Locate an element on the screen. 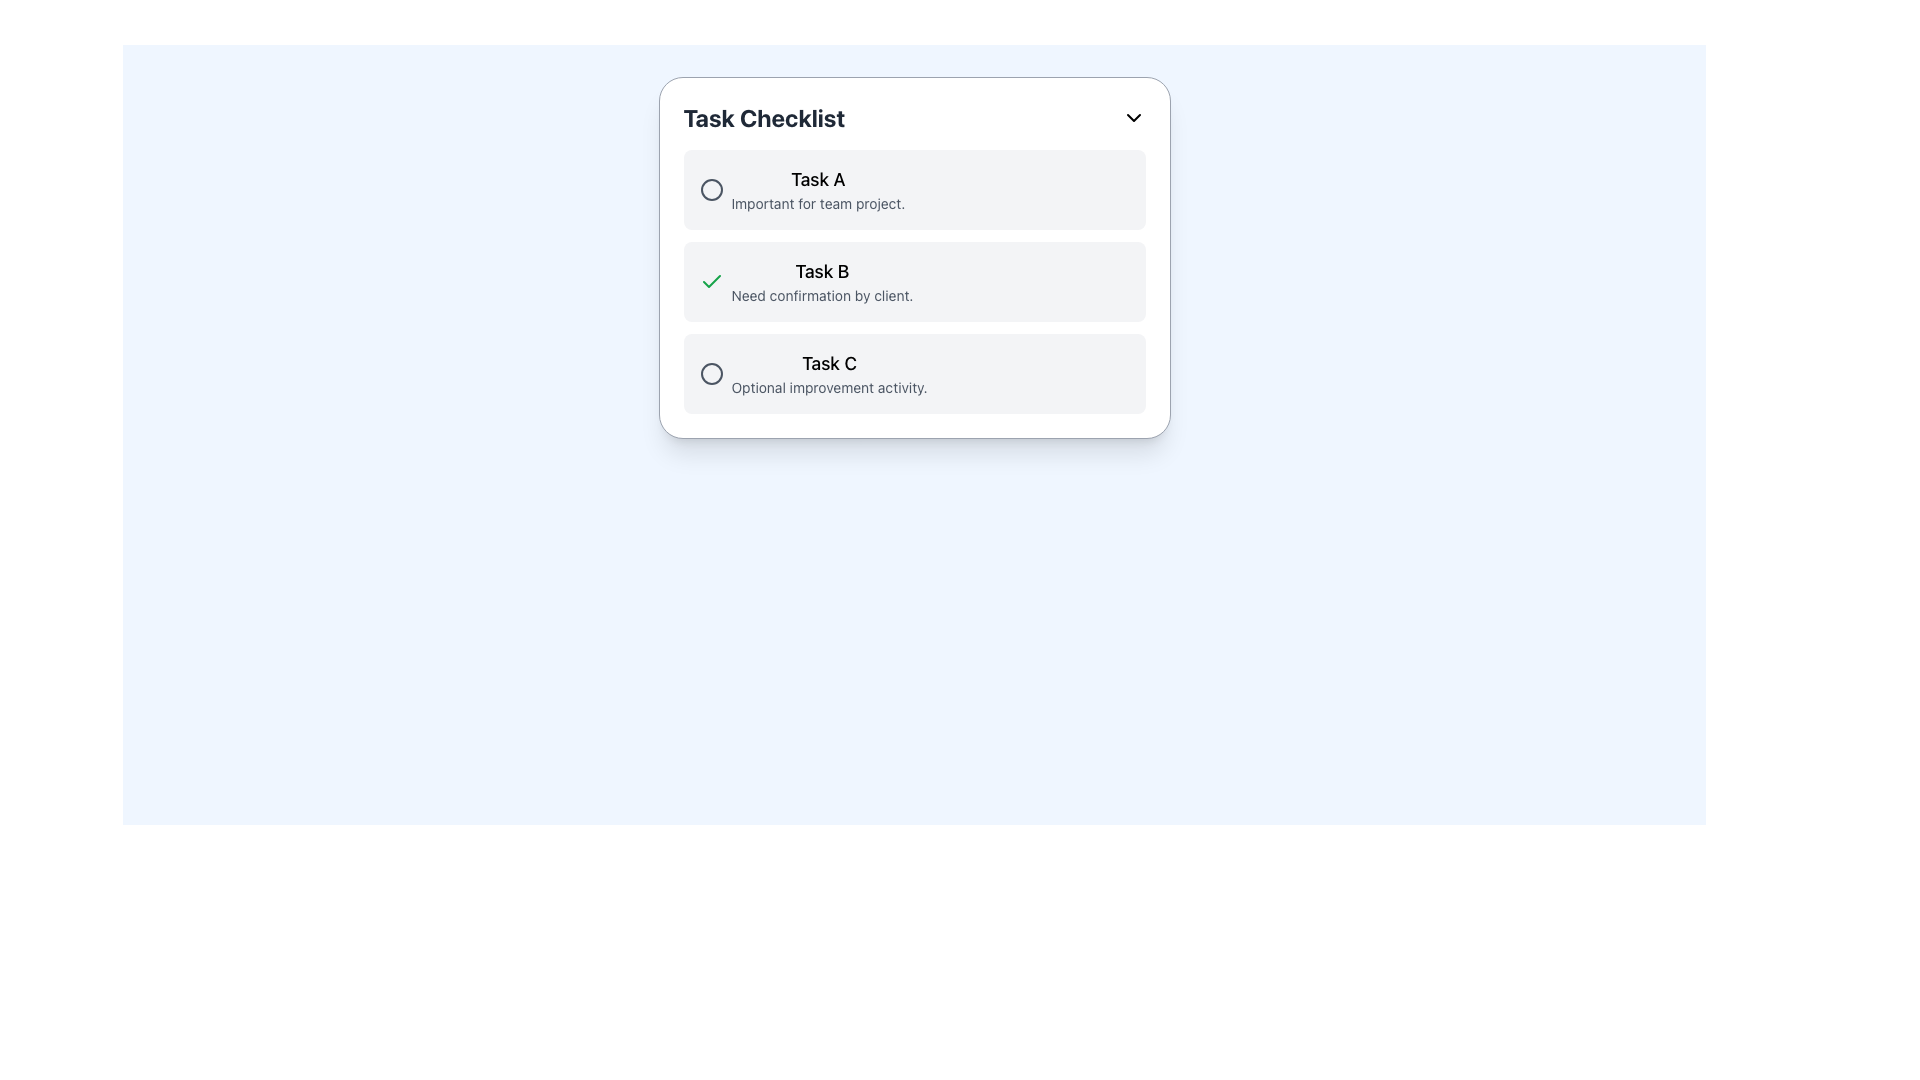 The image size is (1920, 1080). the text label displaying 'Optional improvement activity.' which is located below the 'Task C' heading in the checklist interface is located at coordinates (829, 388).